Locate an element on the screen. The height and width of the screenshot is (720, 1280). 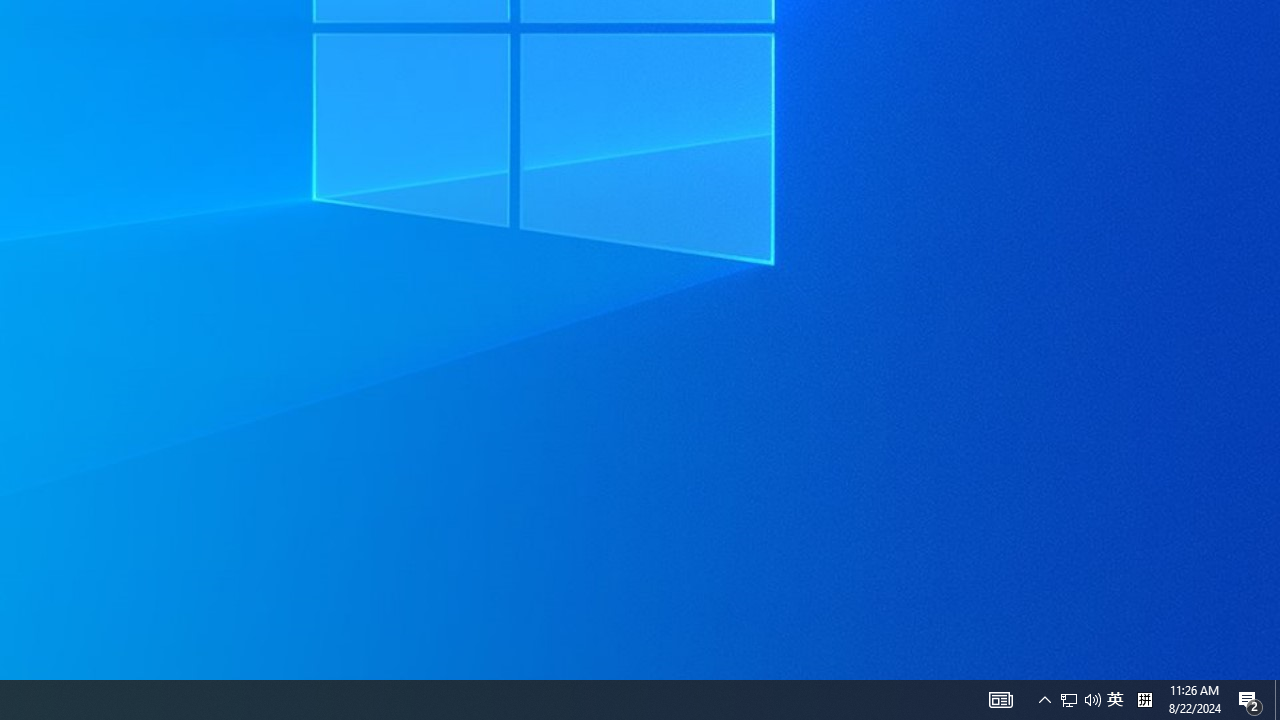
'User Promoted Notification Area' is located at coordinates (1079, 698).